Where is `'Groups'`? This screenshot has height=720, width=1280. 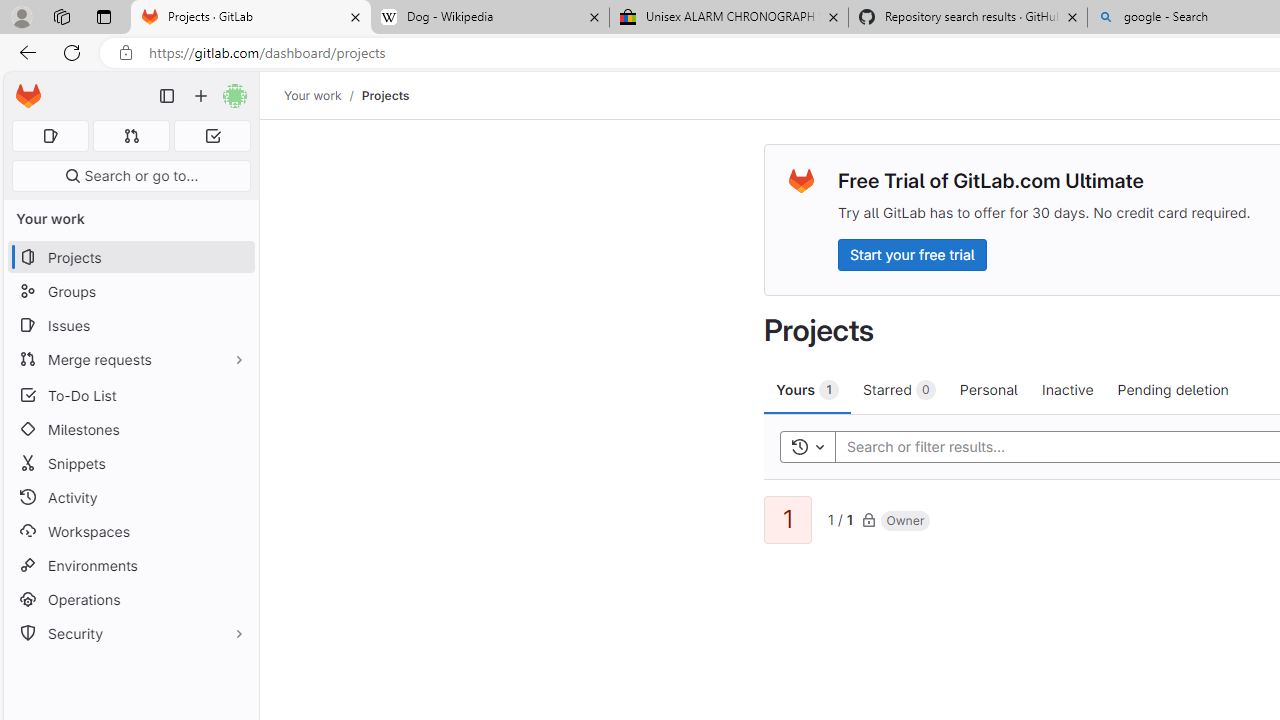 'Groups' is located at coordinates (130, 291).